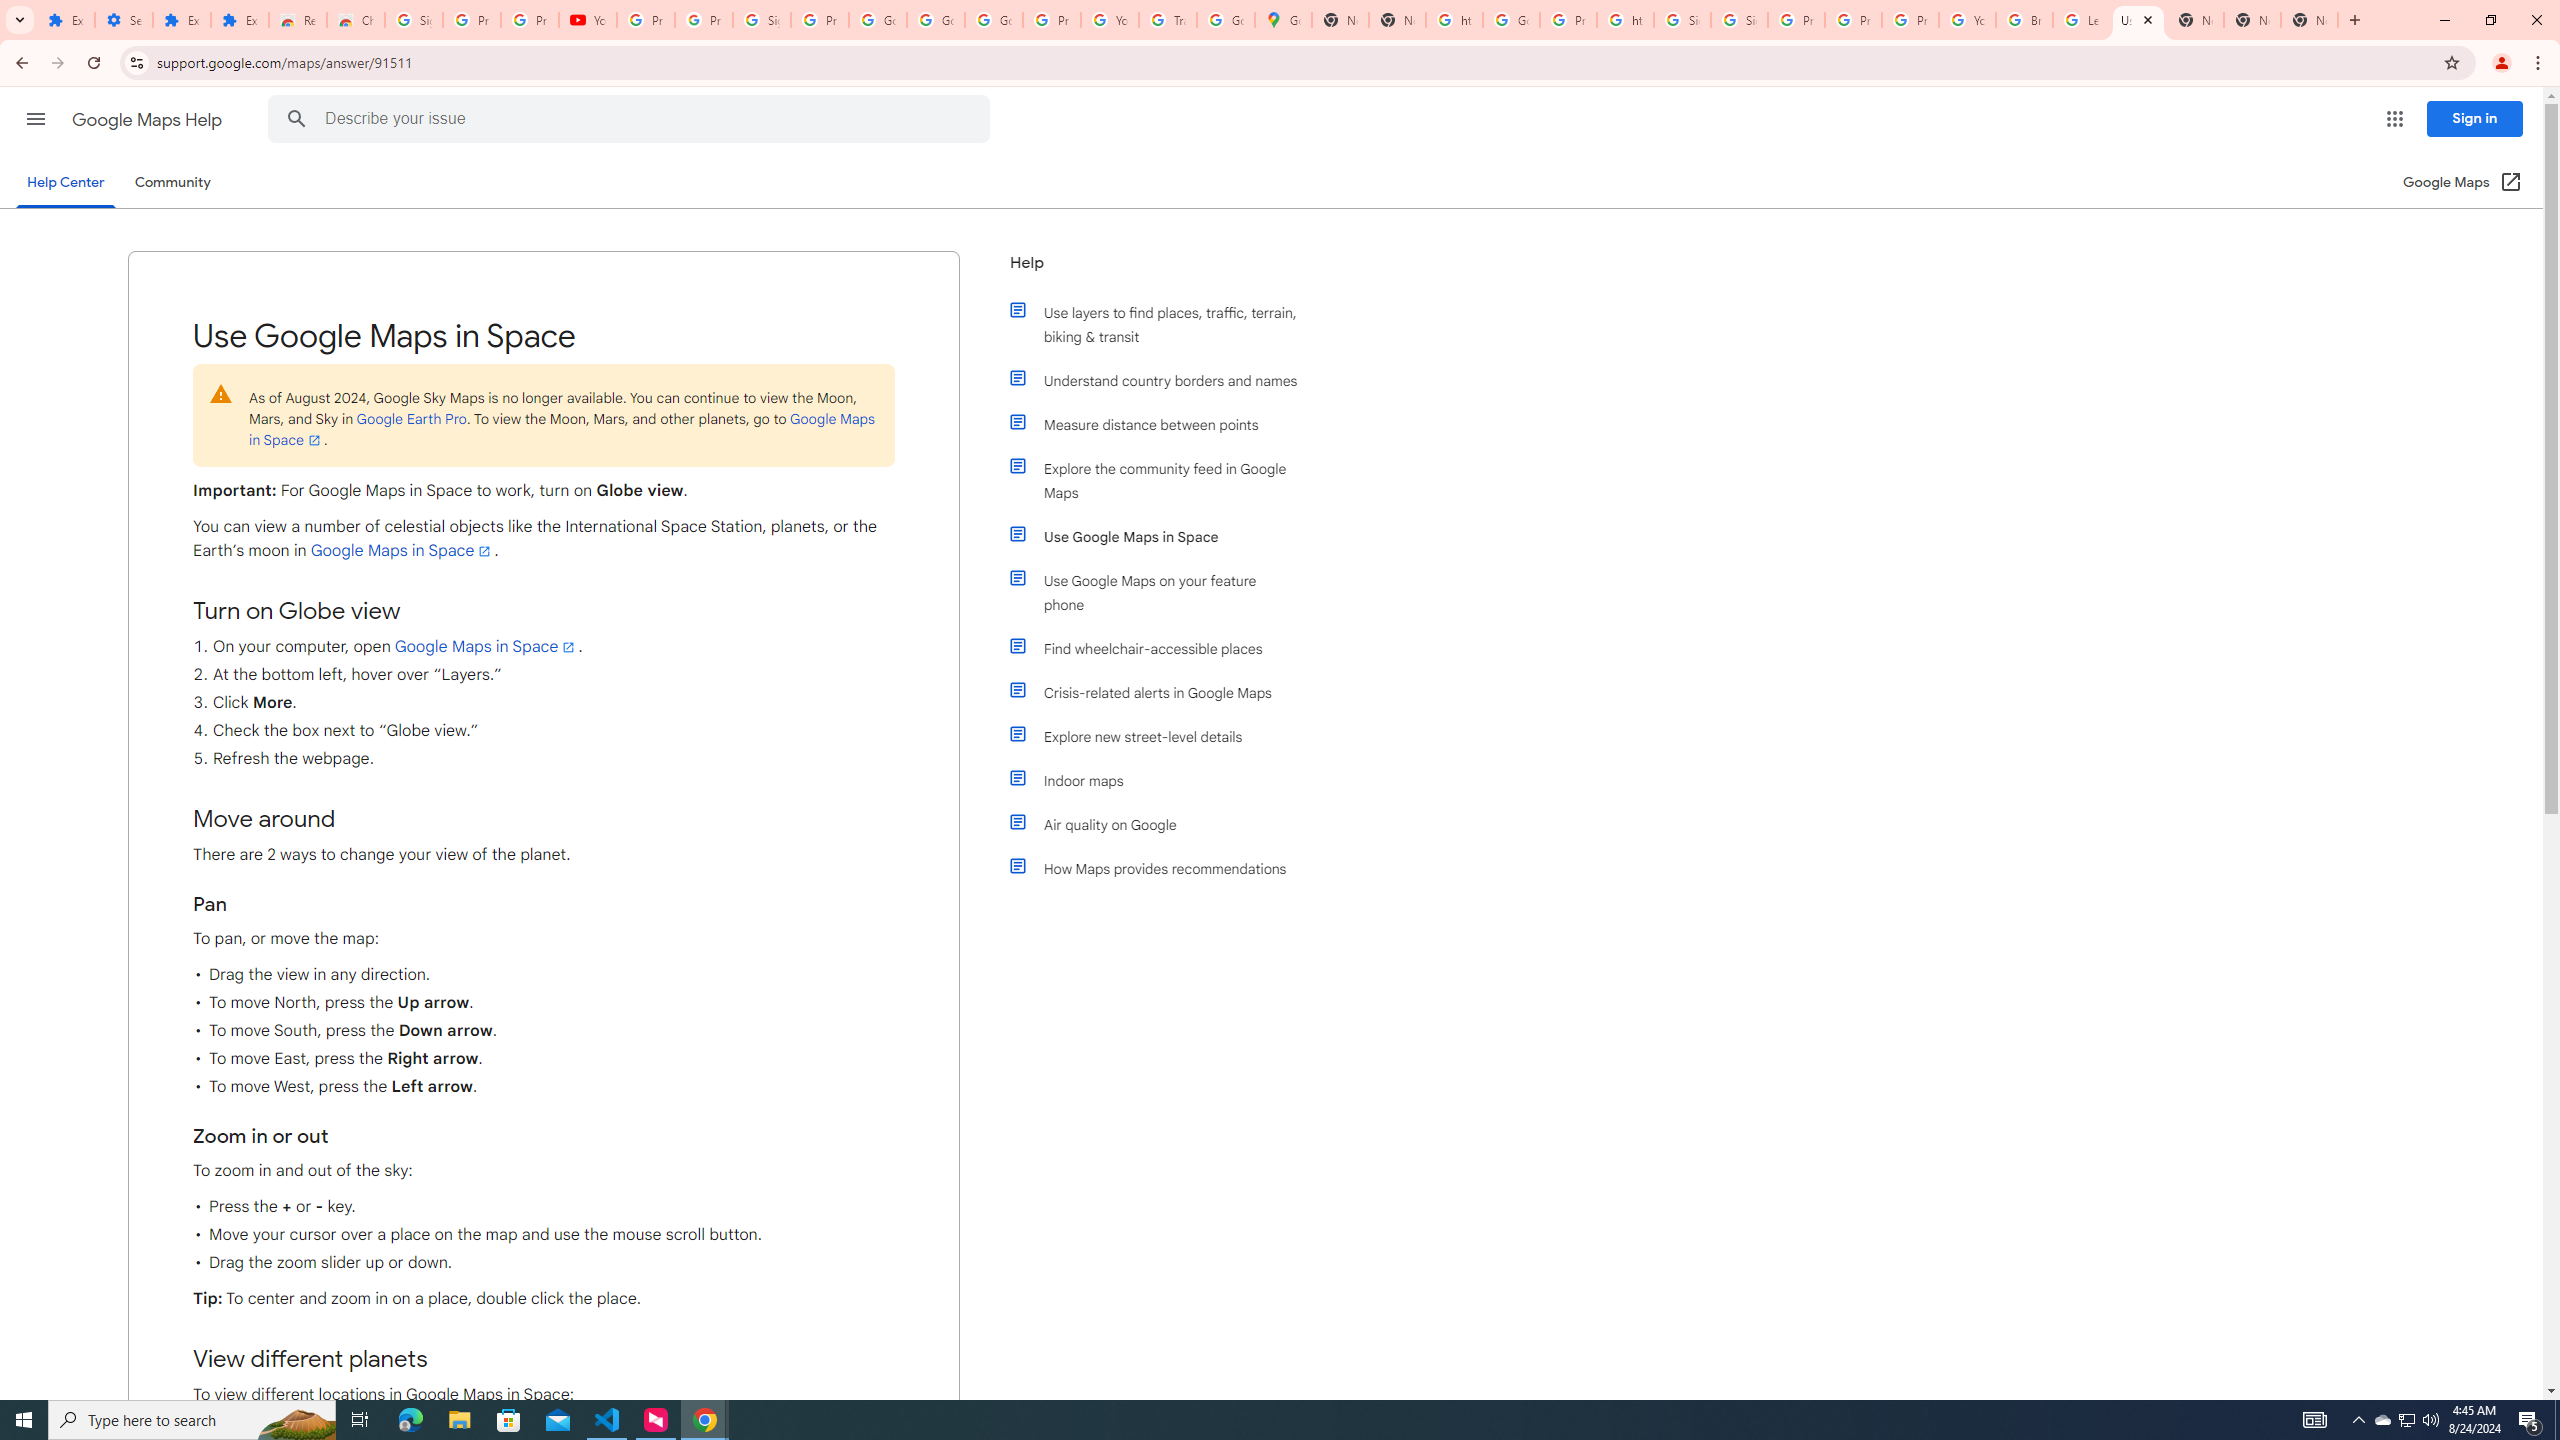  What do you see at coordinates (1162, 591) in the screenshot?
I see `'Use Google Maps on your feature phone'` at bounding box center [1162, 591].